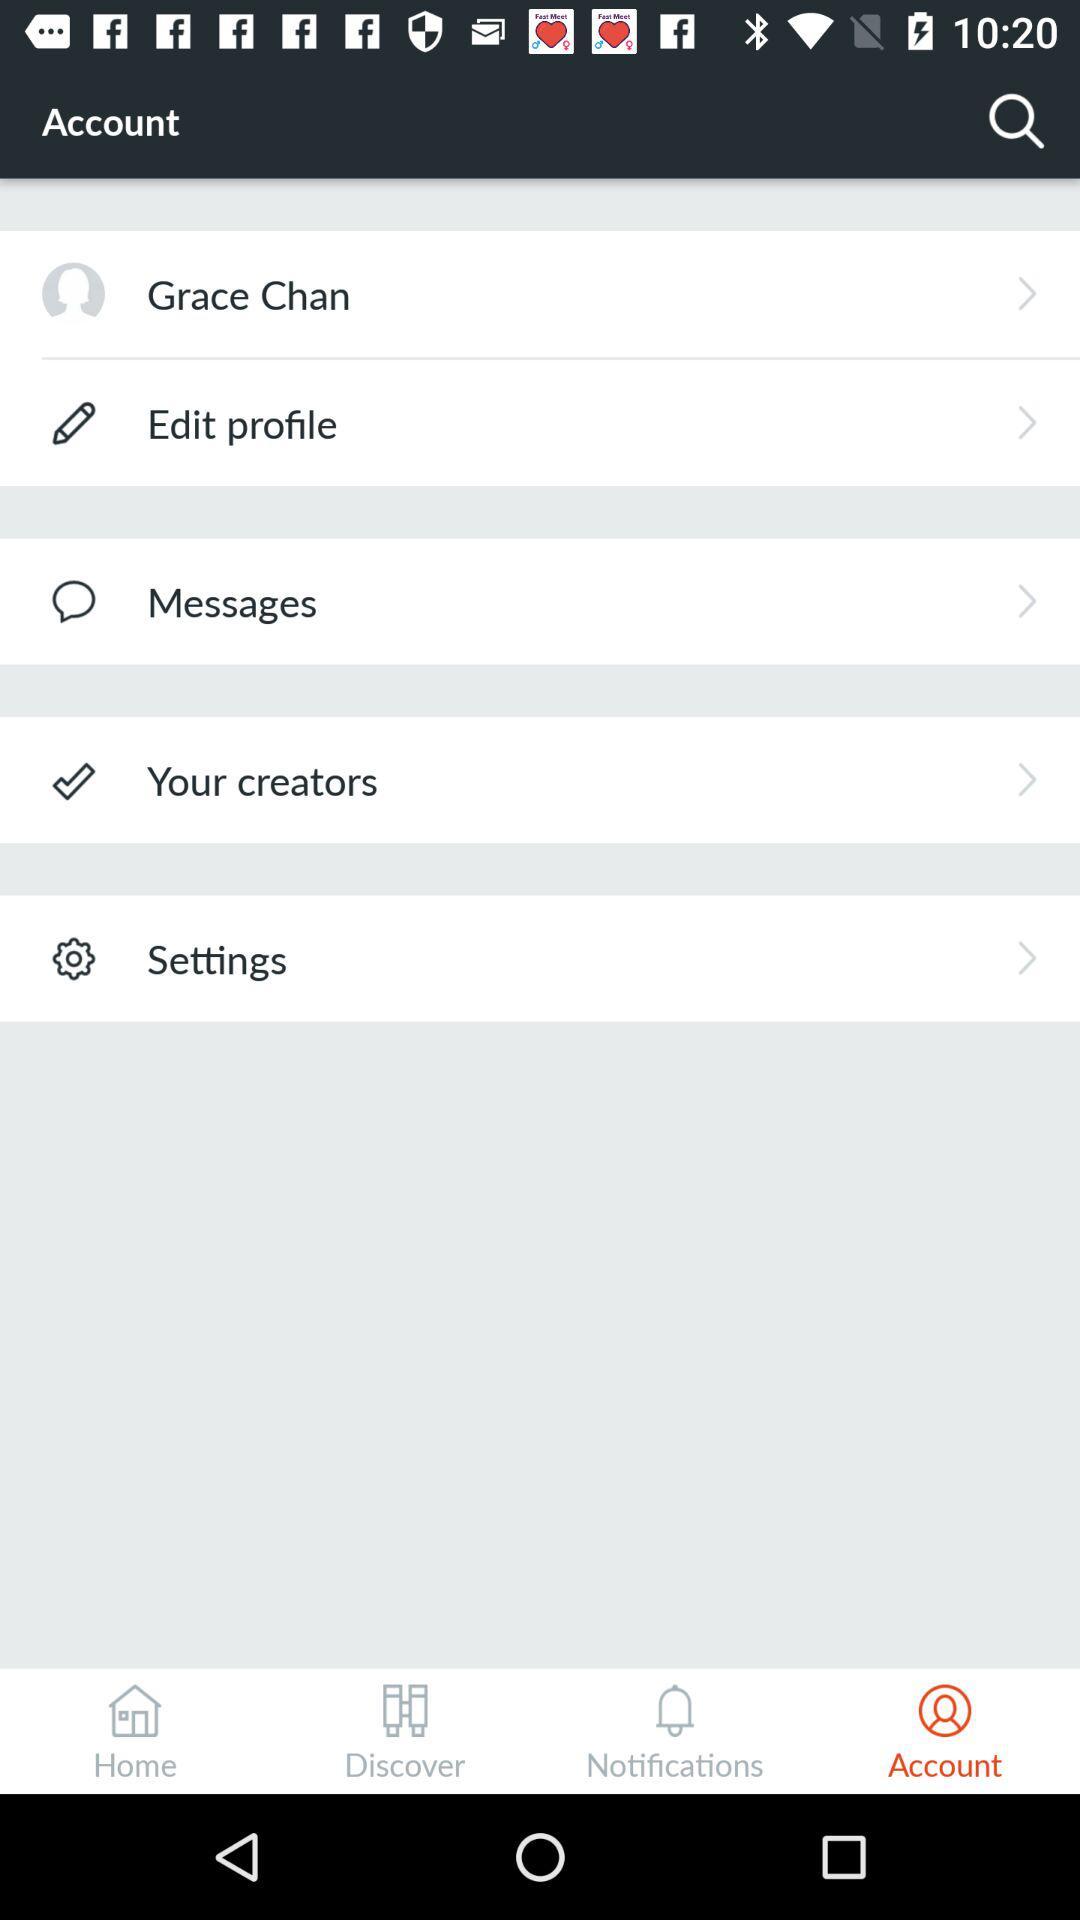 This screenshot has width=1080, height=1920. I want to click on the icon to the right of the account item, so click(1017, 119).